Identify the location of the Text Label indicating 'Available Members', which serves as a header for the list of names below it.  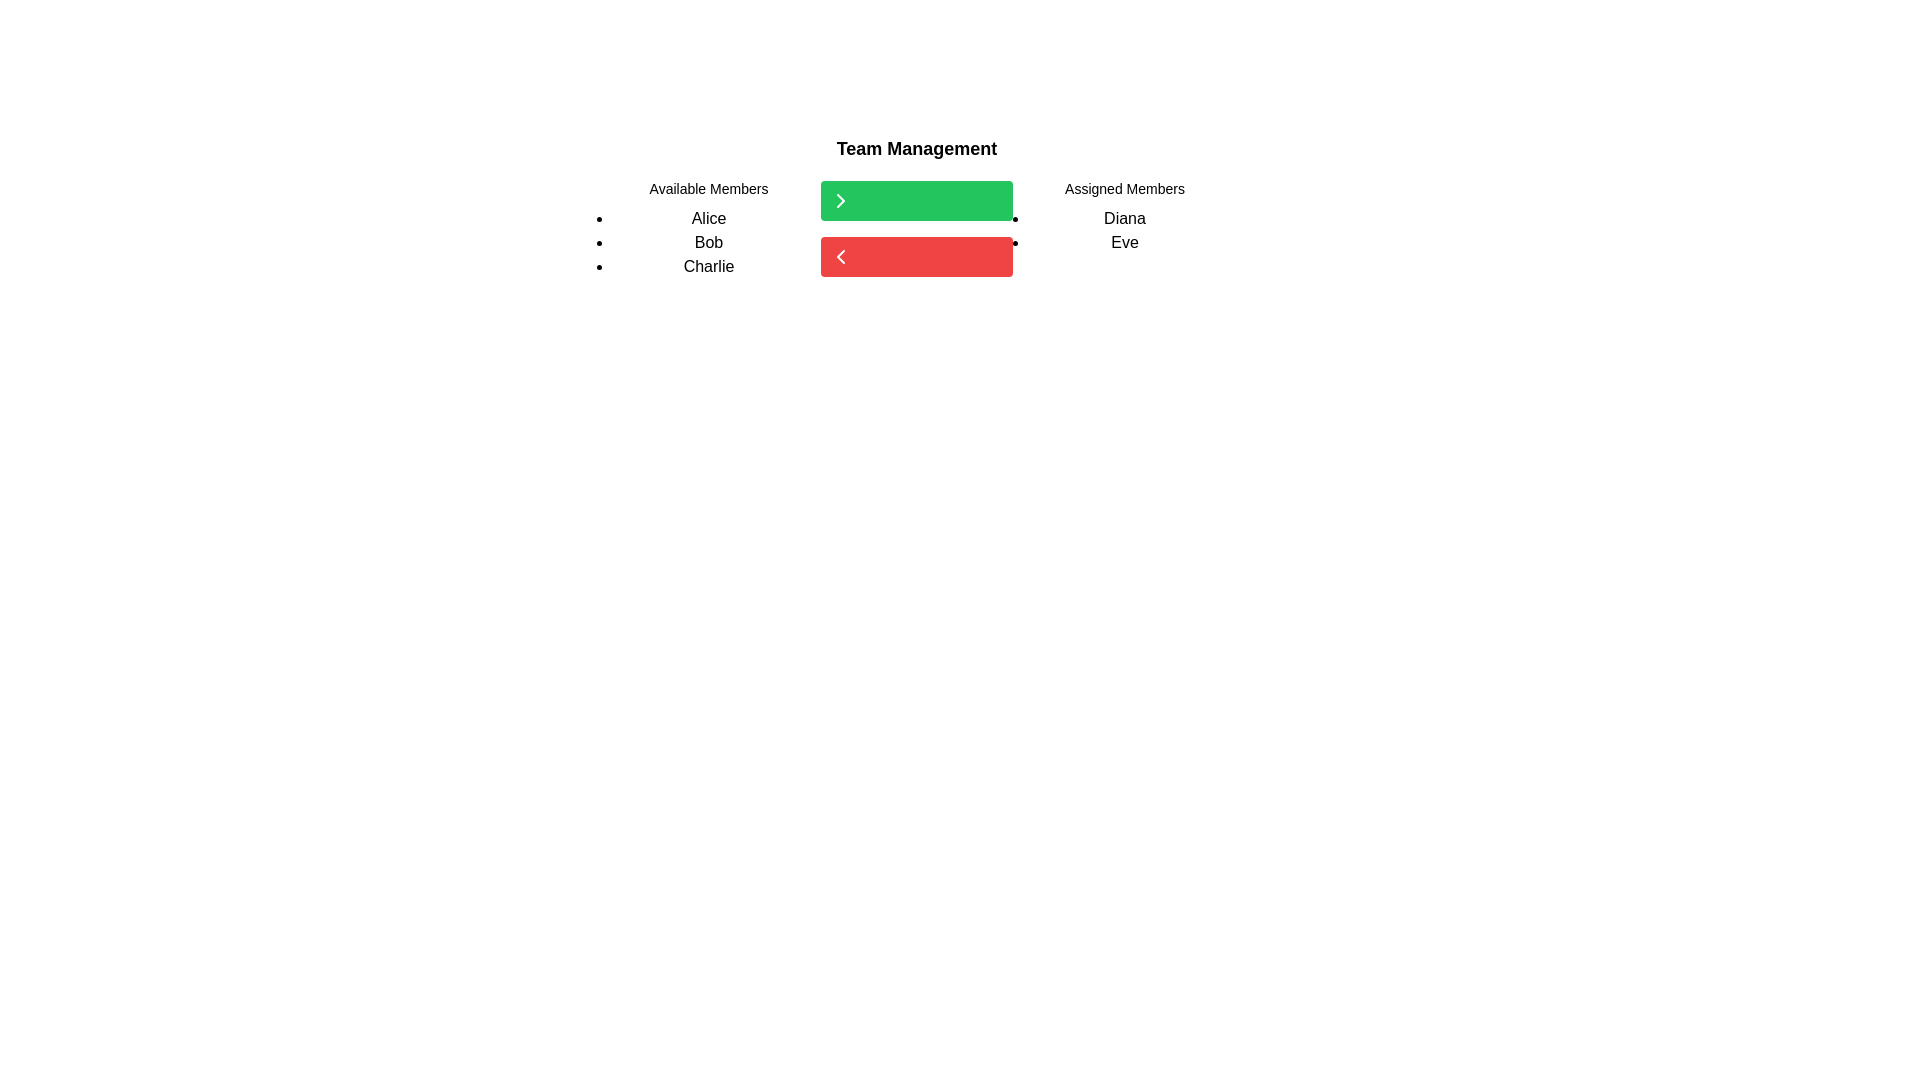
(709, 189).